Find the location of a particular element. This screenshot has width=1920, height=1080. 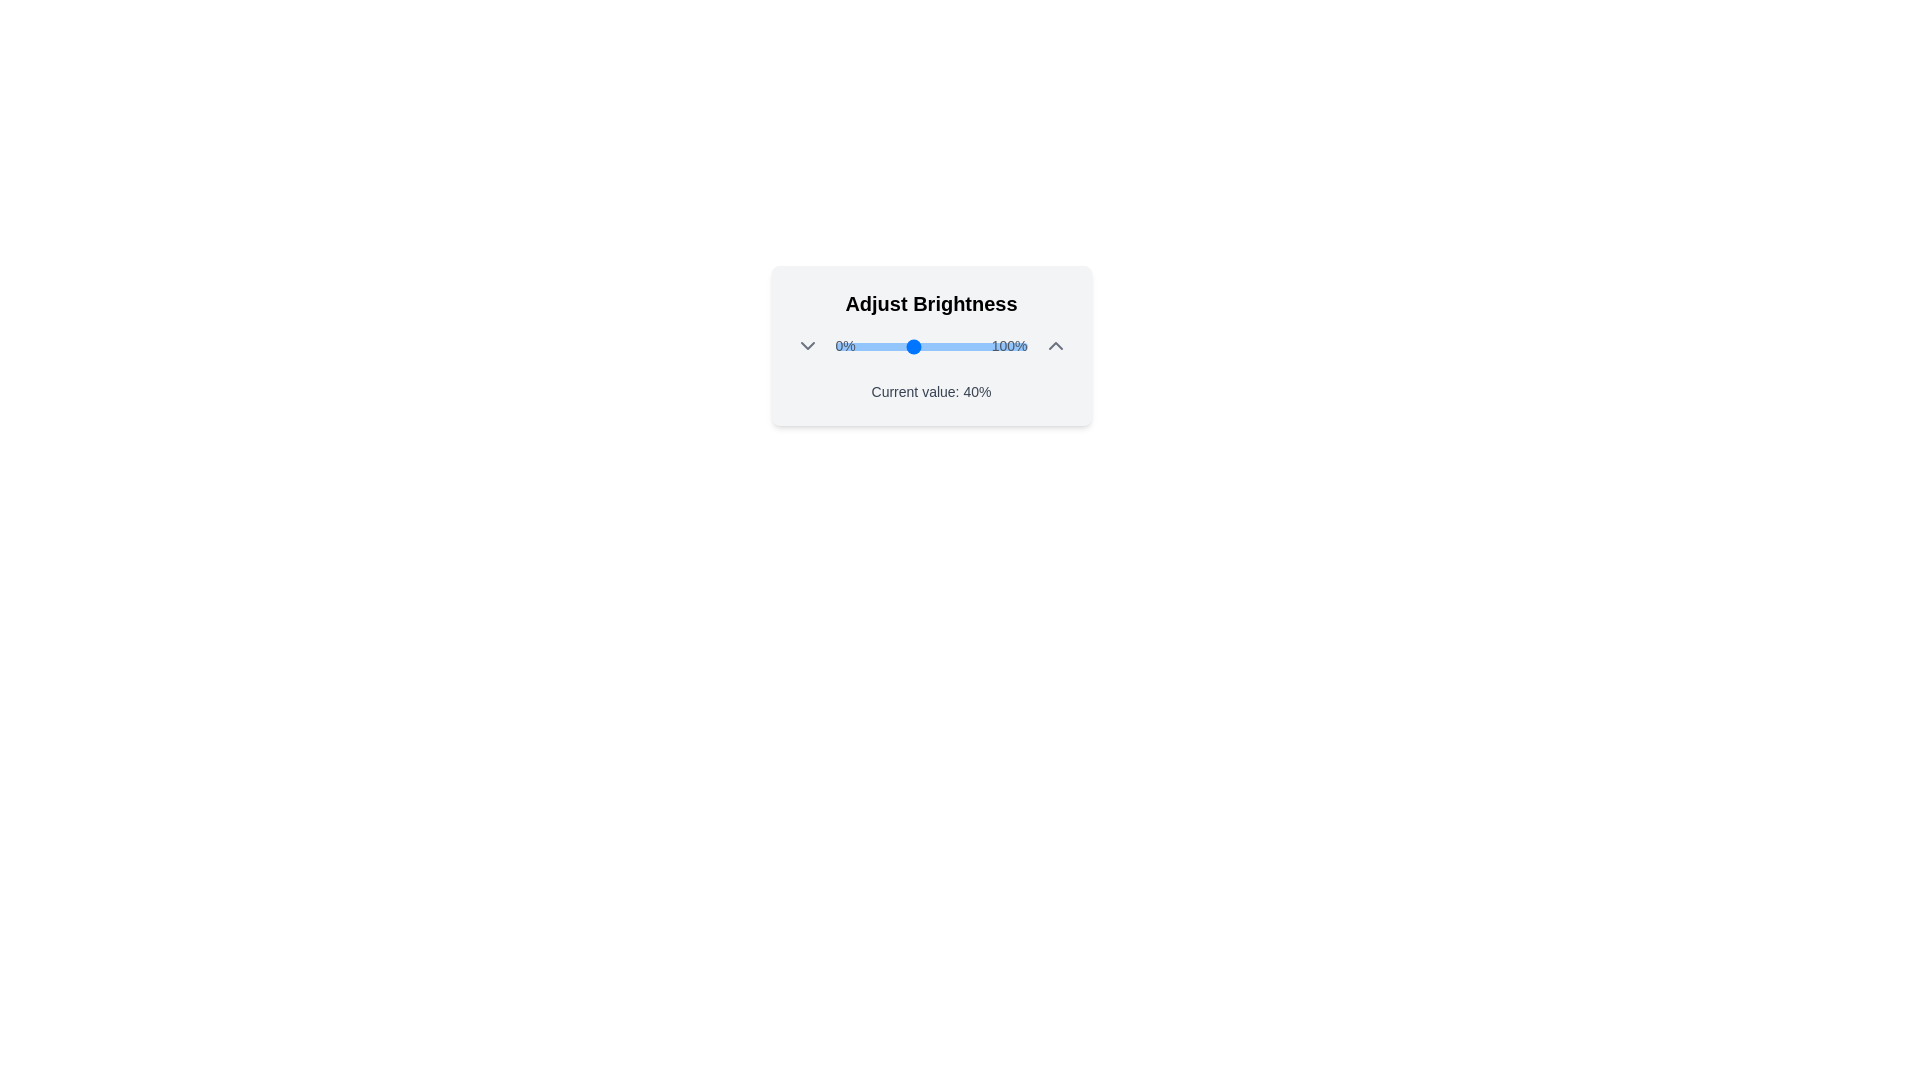

the downward-pointing gray Chevron icon located to the left of the '0%' text in the 'Adjust Brightness' UI section is located at coordinates (807, 345).